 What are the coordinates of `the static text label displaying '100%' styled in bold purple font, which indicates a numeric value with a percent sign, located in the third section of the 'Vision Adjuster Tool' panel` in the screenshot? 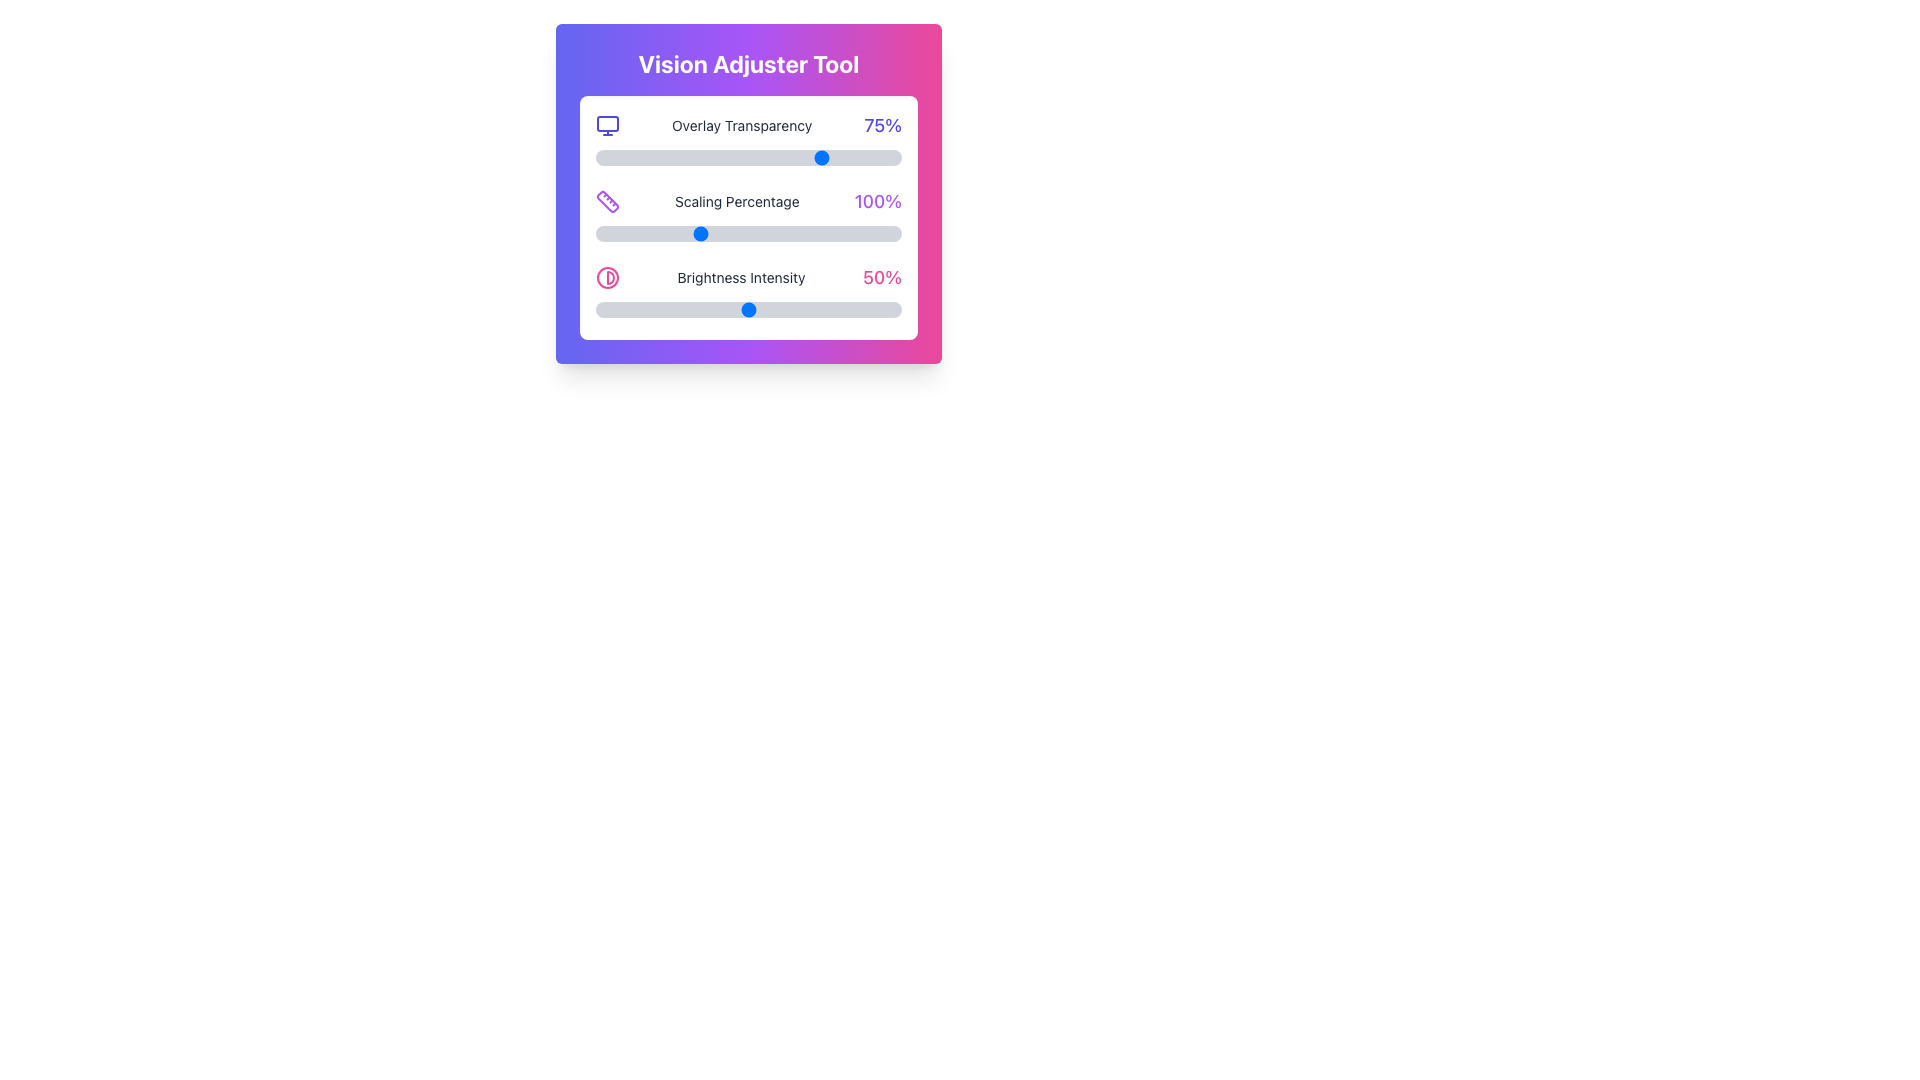 It's located at (878, 201).